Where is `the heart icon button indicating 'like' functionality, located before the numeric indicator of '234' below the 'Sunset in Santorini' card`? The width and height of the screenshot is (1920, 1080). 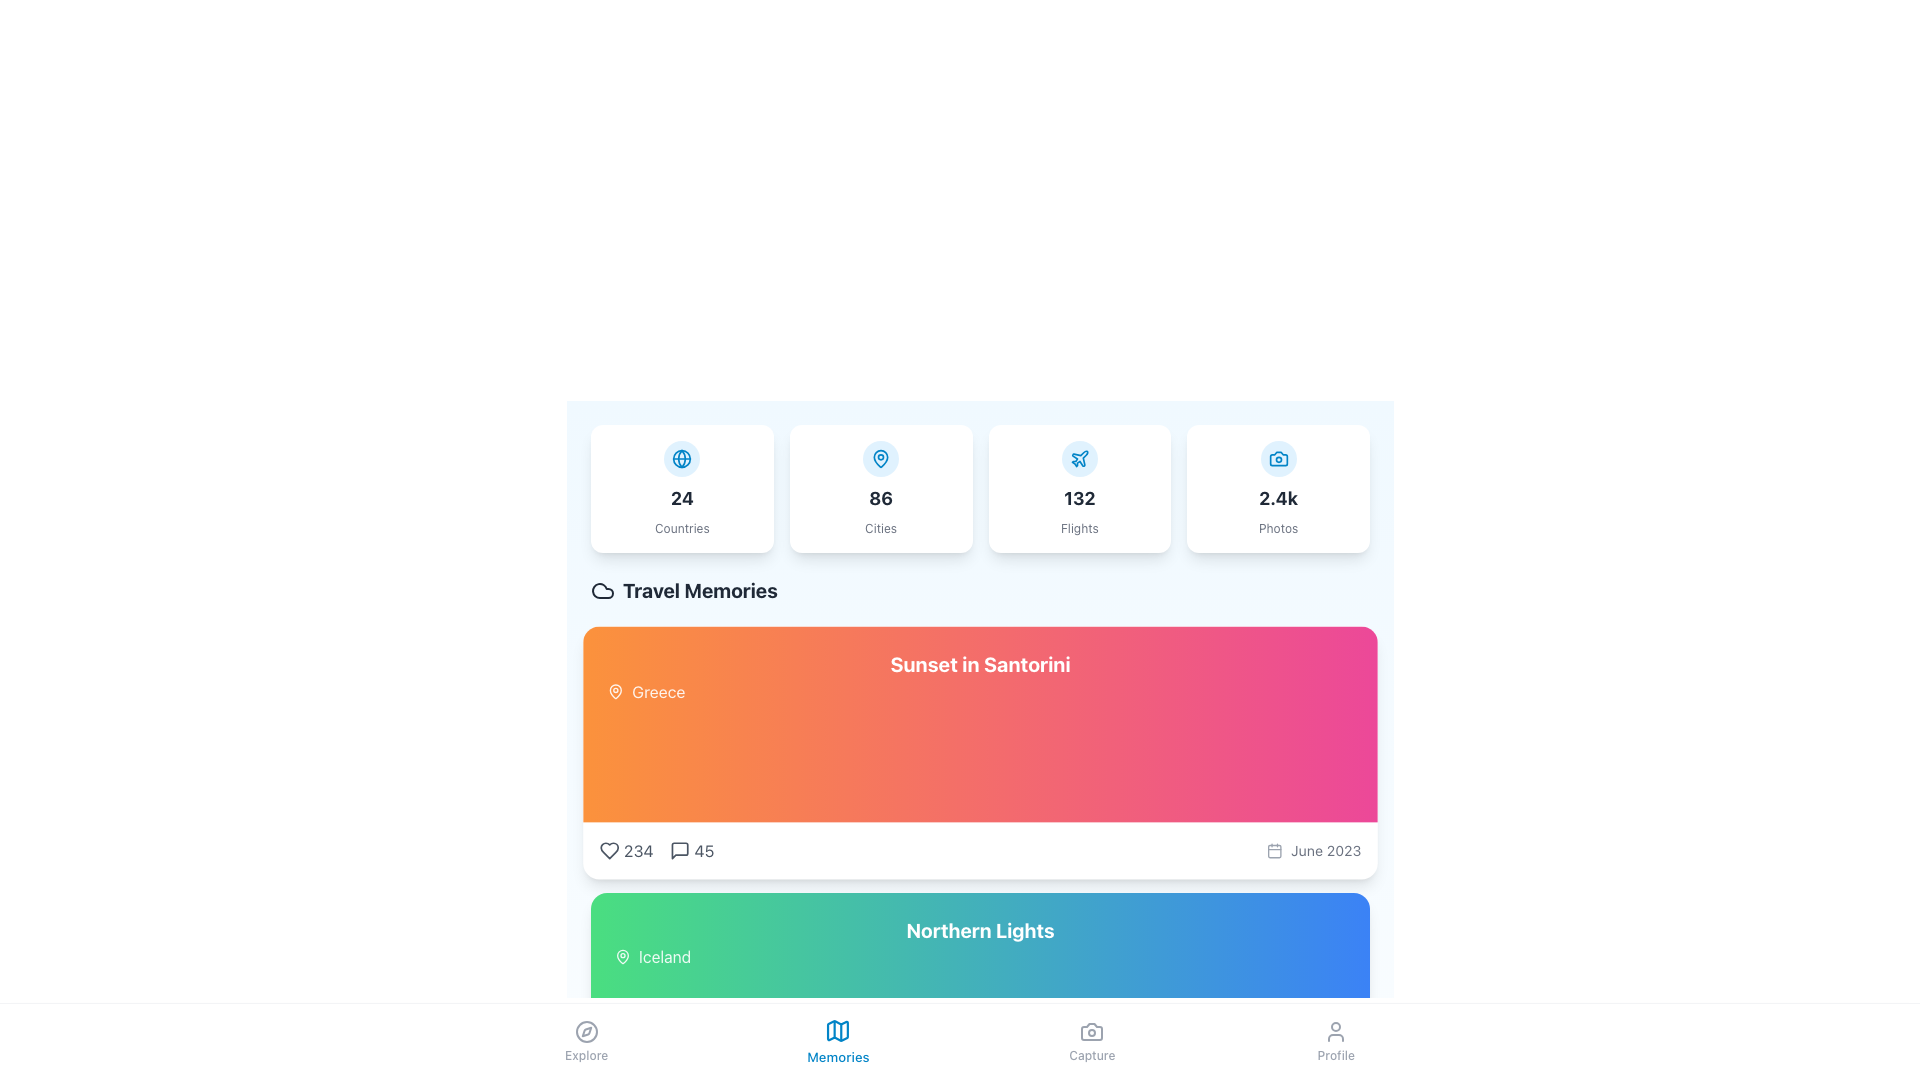
the heart icon button indicating 'like' functionality, located before the numeric indicator of '234' below the 'Sunset in Santorini' card is located at coordinates (608, 850).